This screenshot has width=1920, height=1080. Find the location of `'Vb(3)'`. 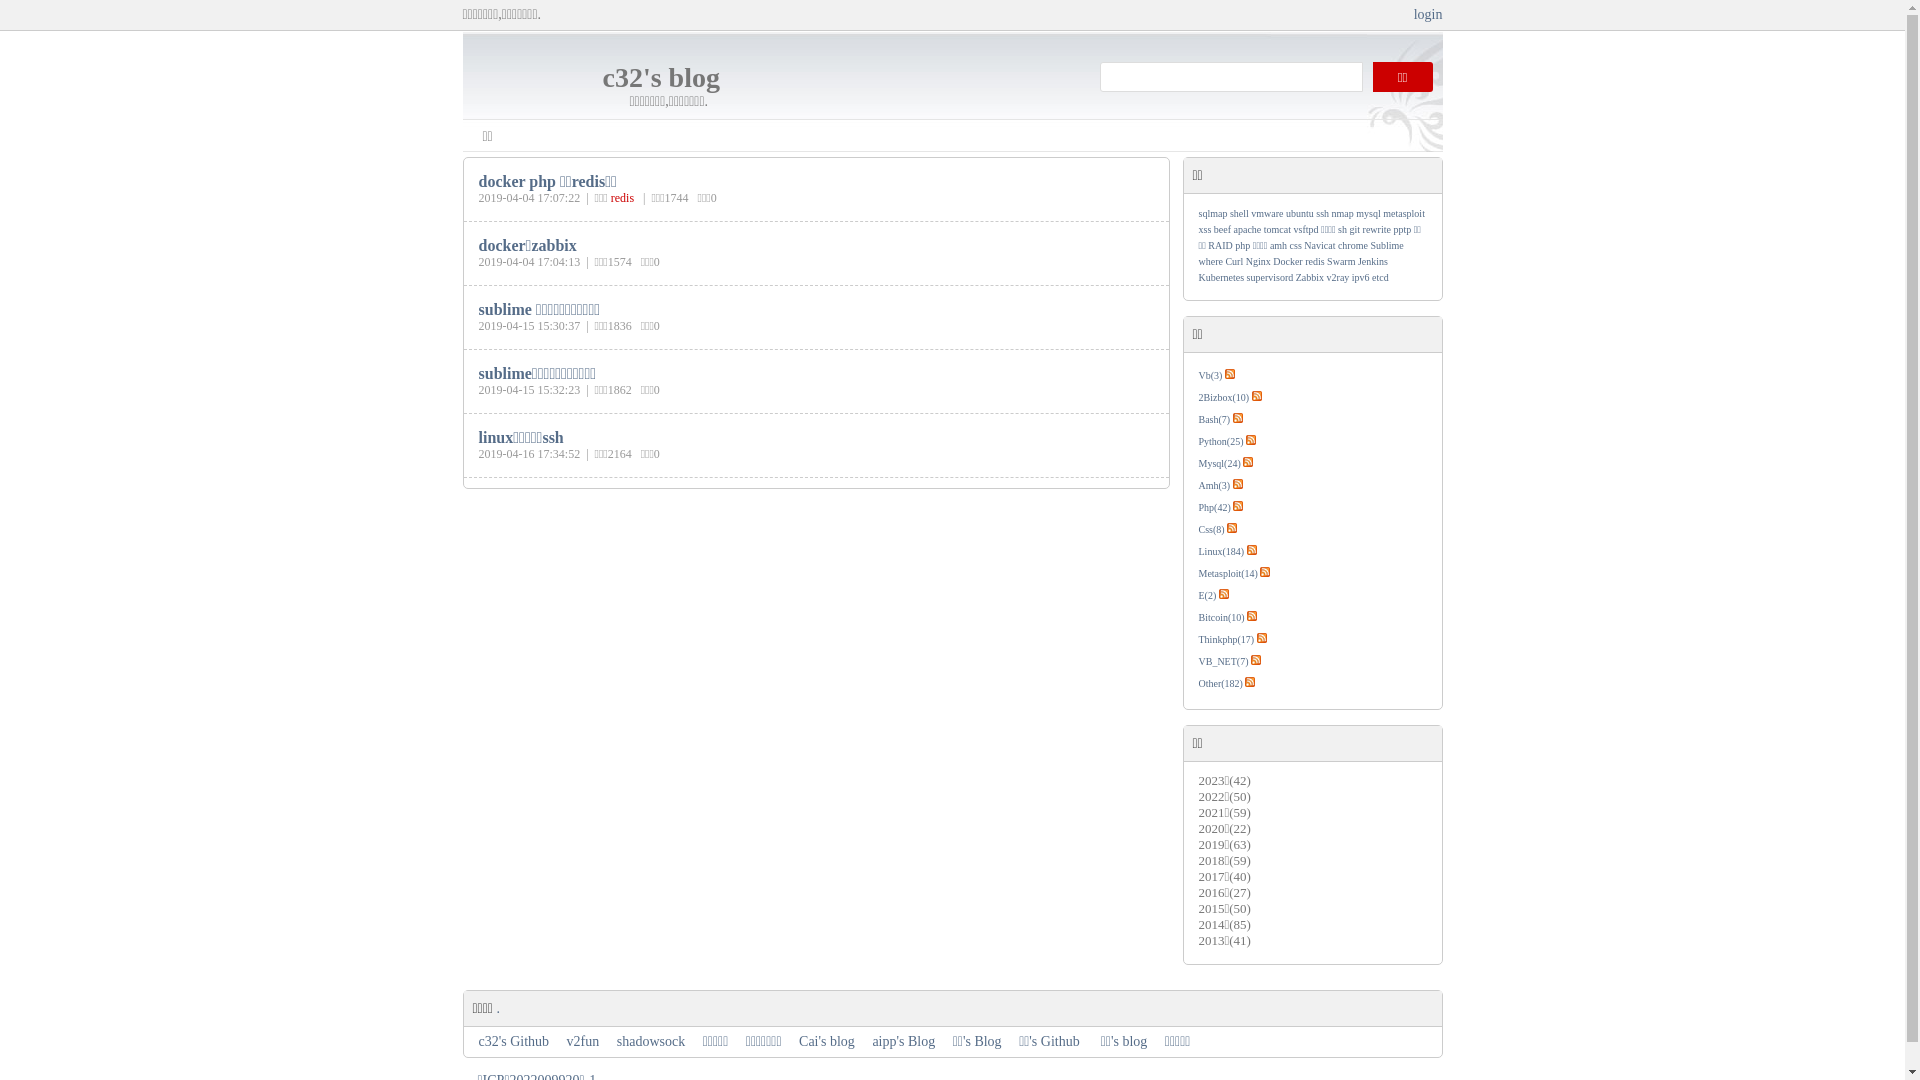

'Vb(3)' is located at coordinates (1208, 375).